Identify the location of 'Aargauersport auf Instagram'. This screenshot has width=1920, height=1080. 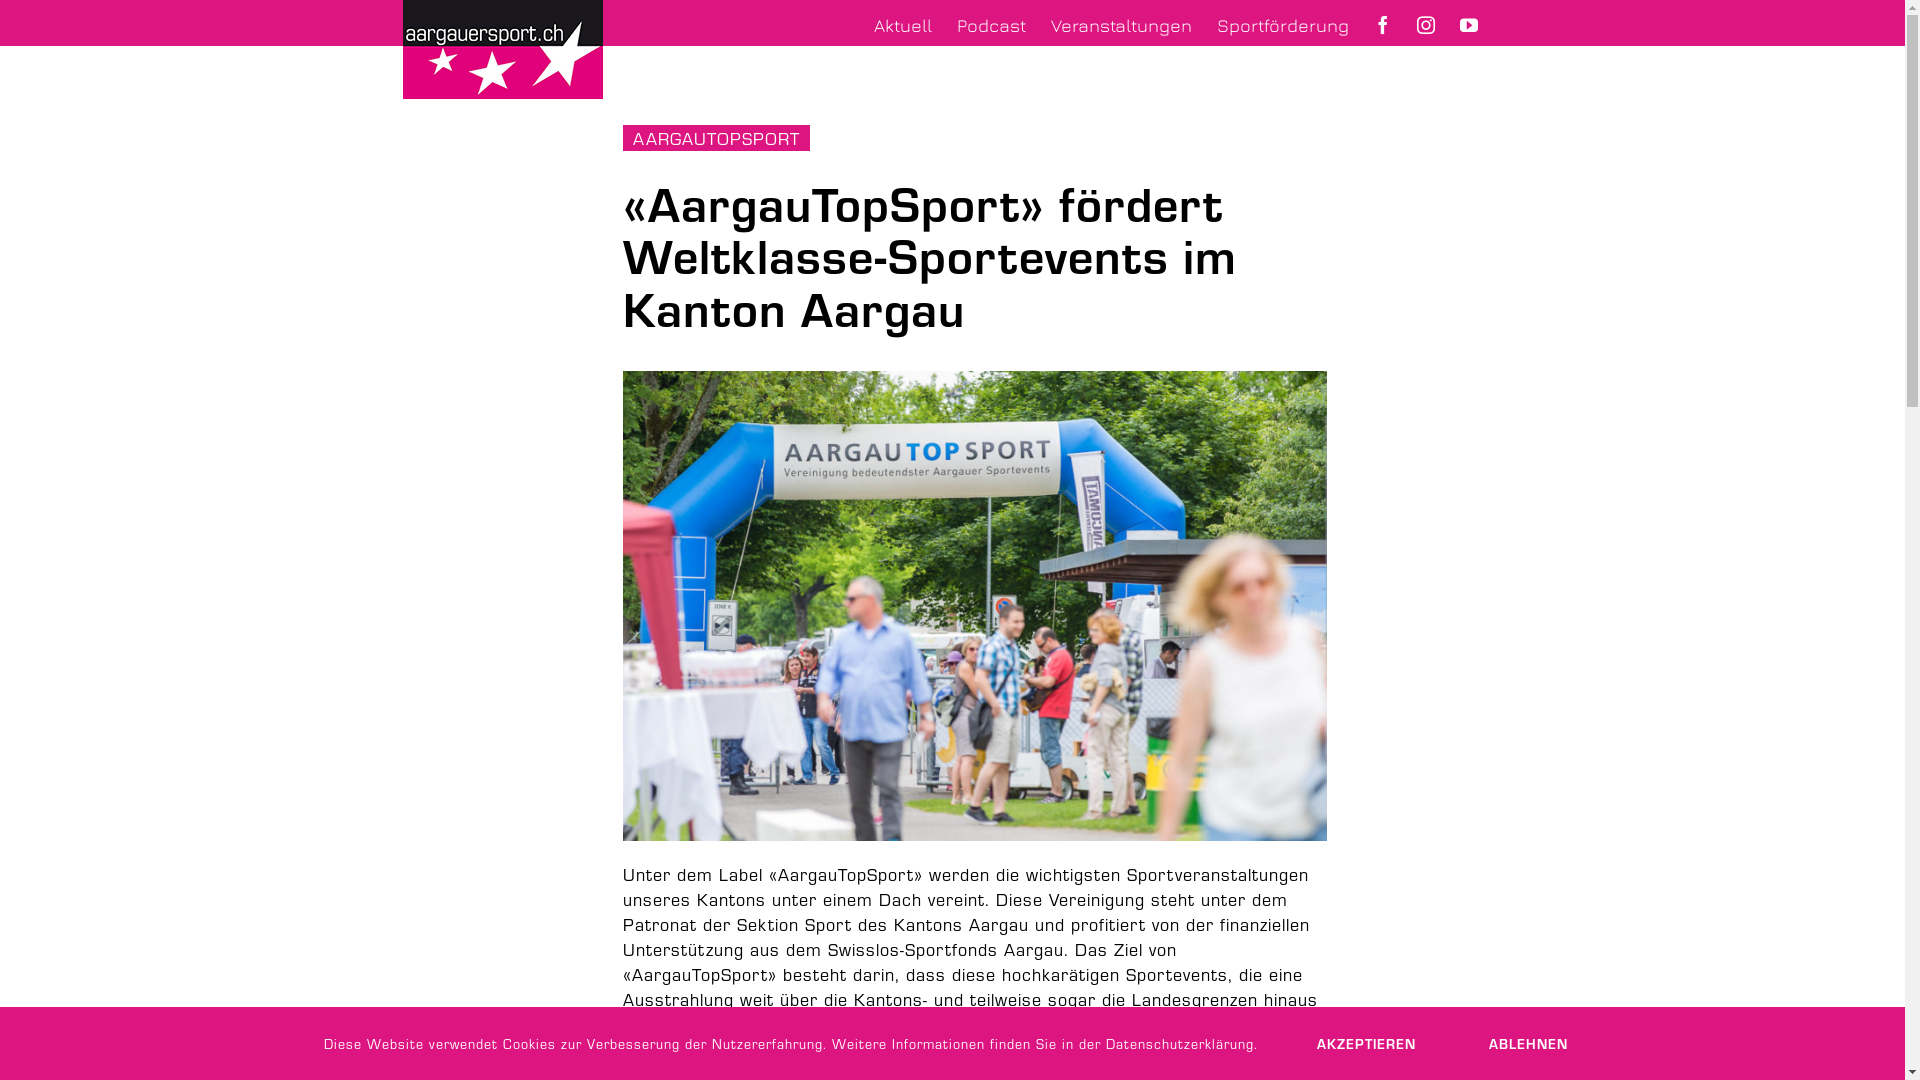
(1424, 27).